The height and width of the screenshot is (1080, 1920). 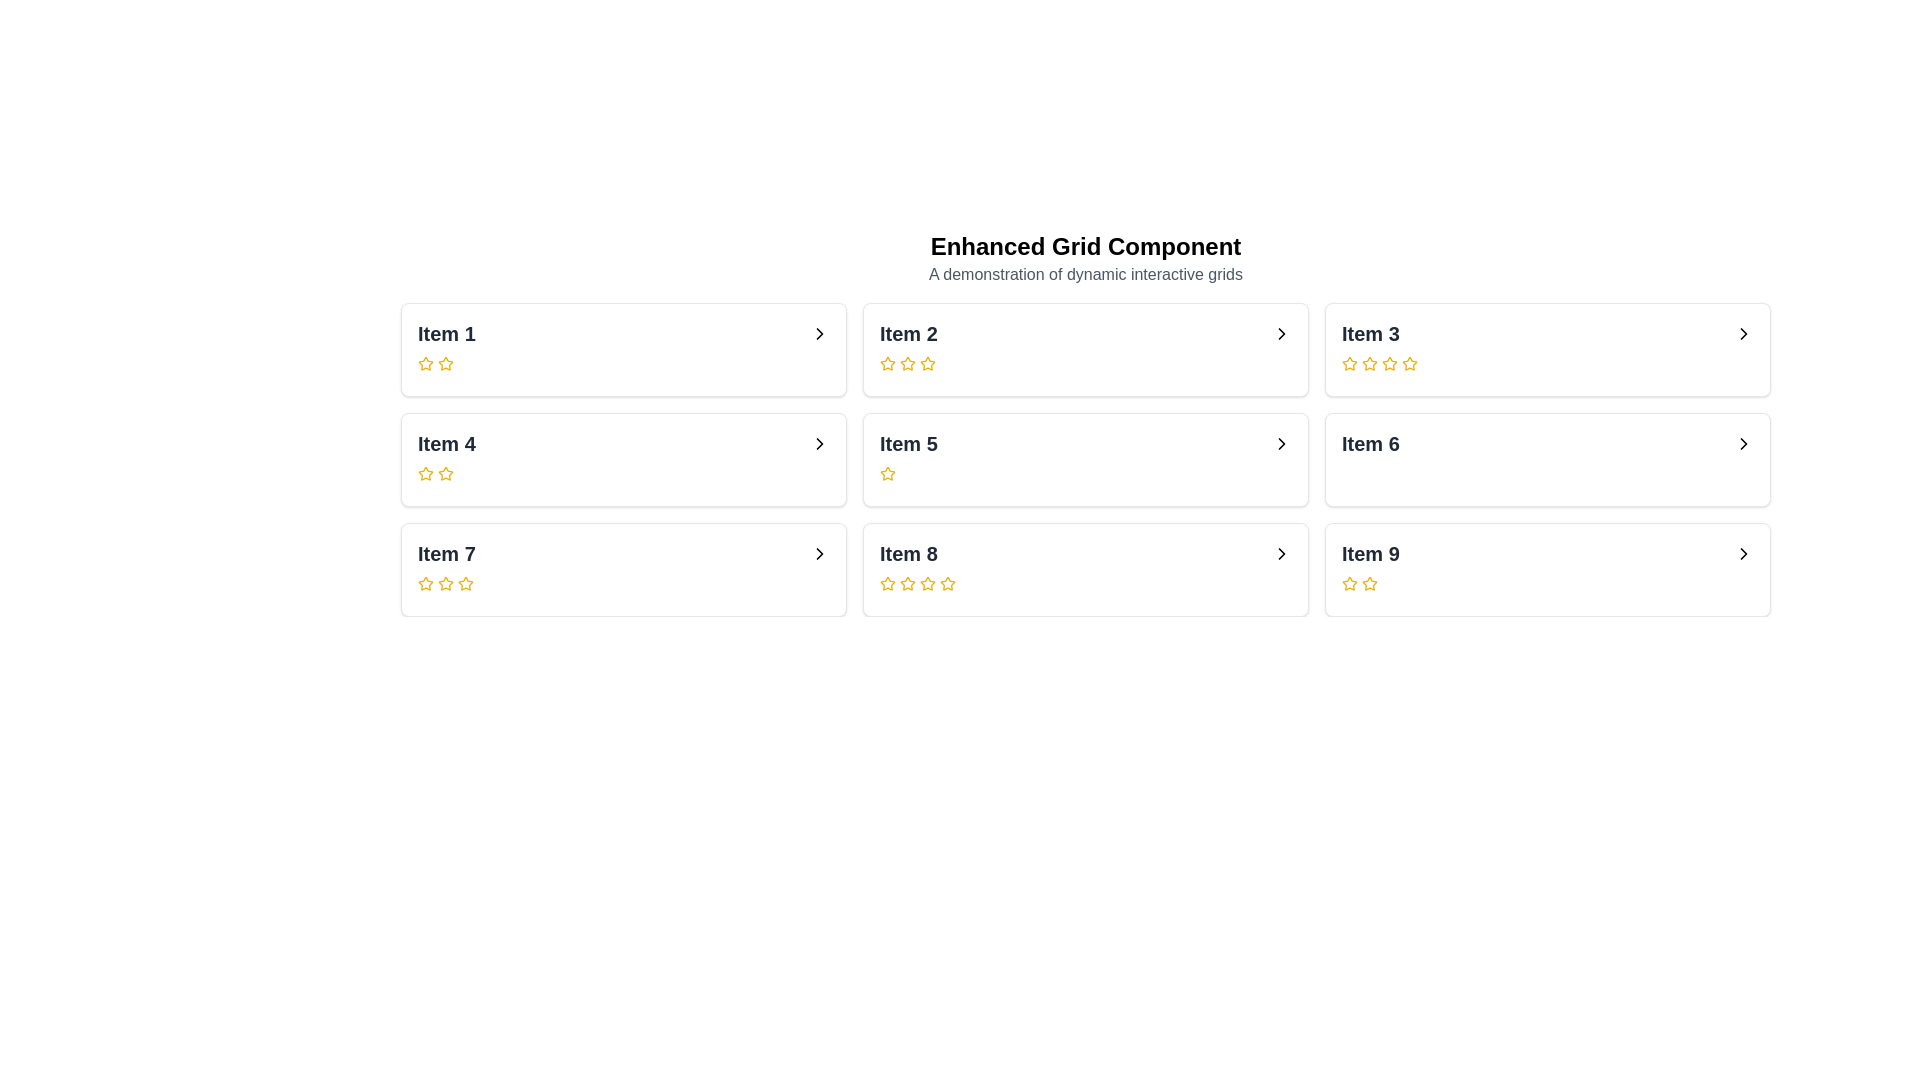 What do you see at coordinates (1547, 459) in the screenshot?
I see `the navigational card for 'Item 6' located in the third column of the second row` at bounding box center [1547, 459].